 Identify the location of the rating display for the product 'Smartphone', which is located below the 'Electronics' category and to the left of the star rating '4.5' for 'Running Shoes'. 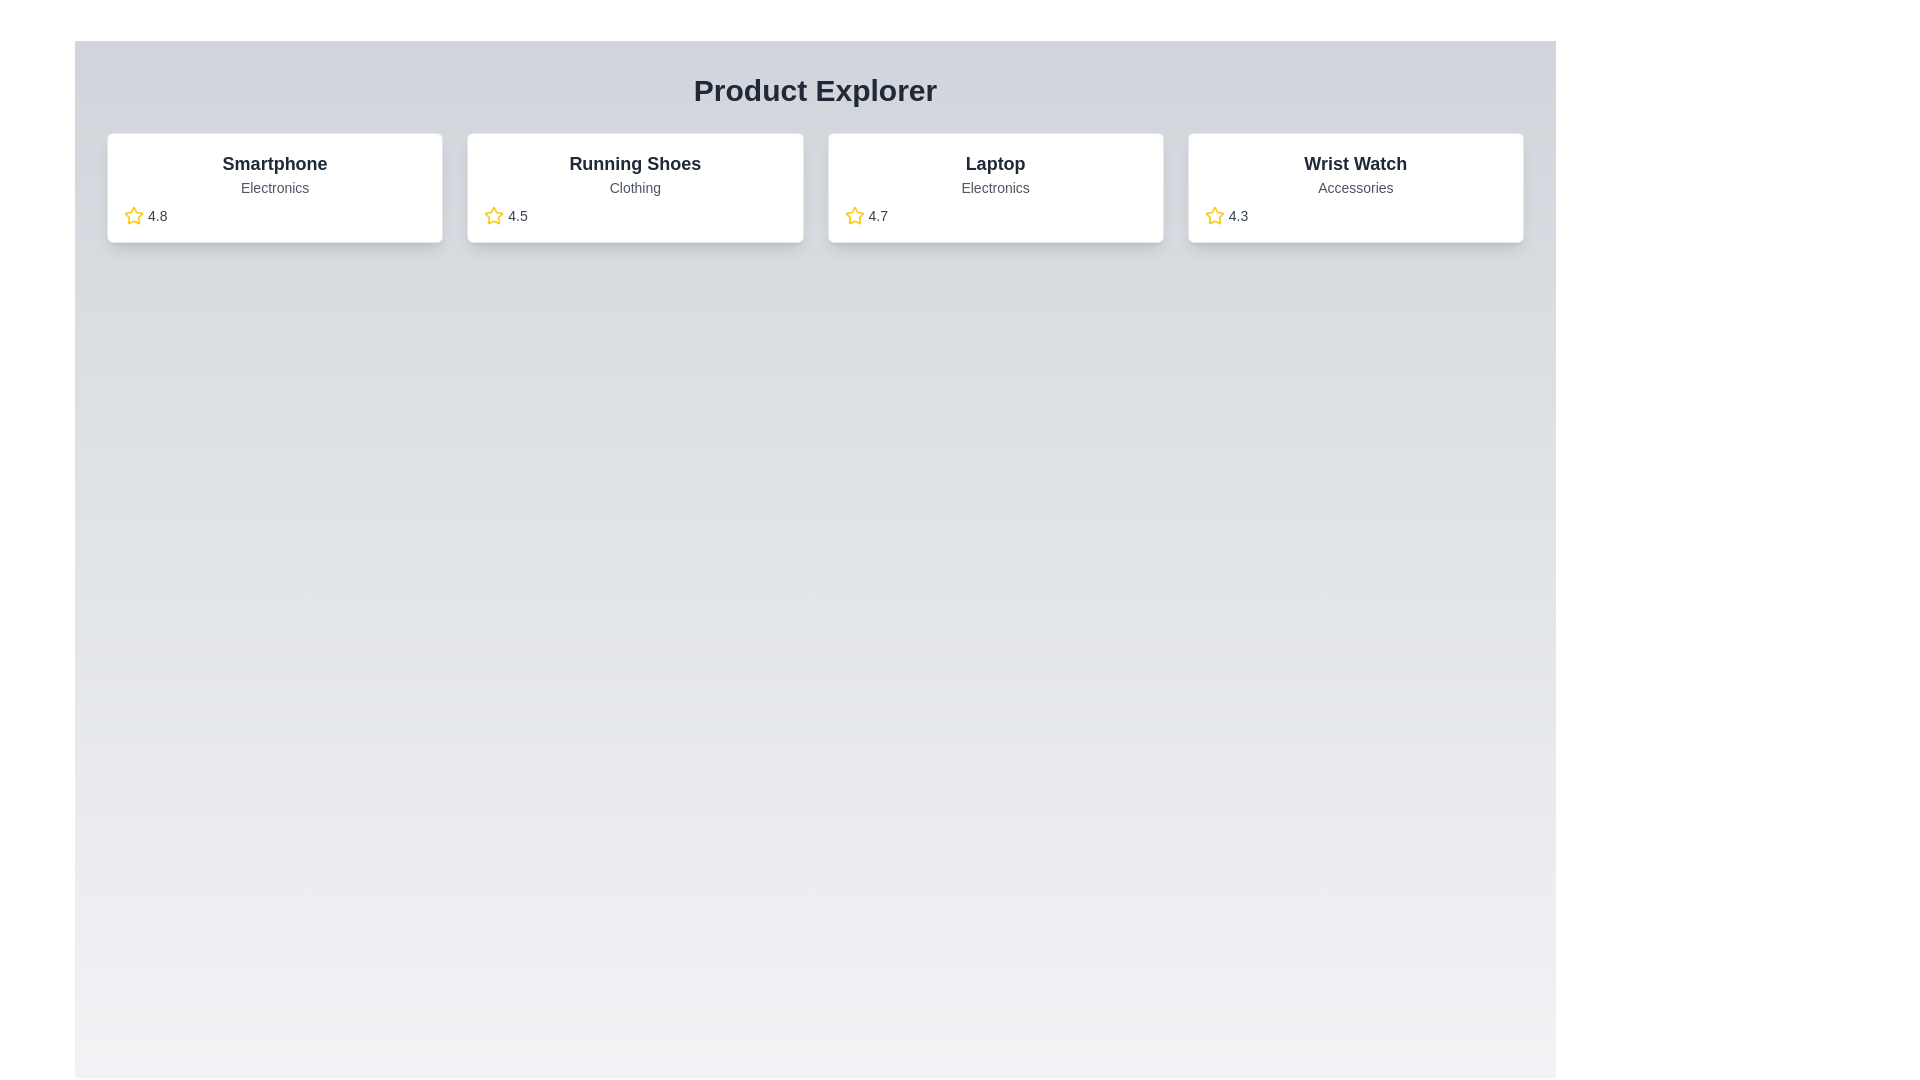
(274, 216).